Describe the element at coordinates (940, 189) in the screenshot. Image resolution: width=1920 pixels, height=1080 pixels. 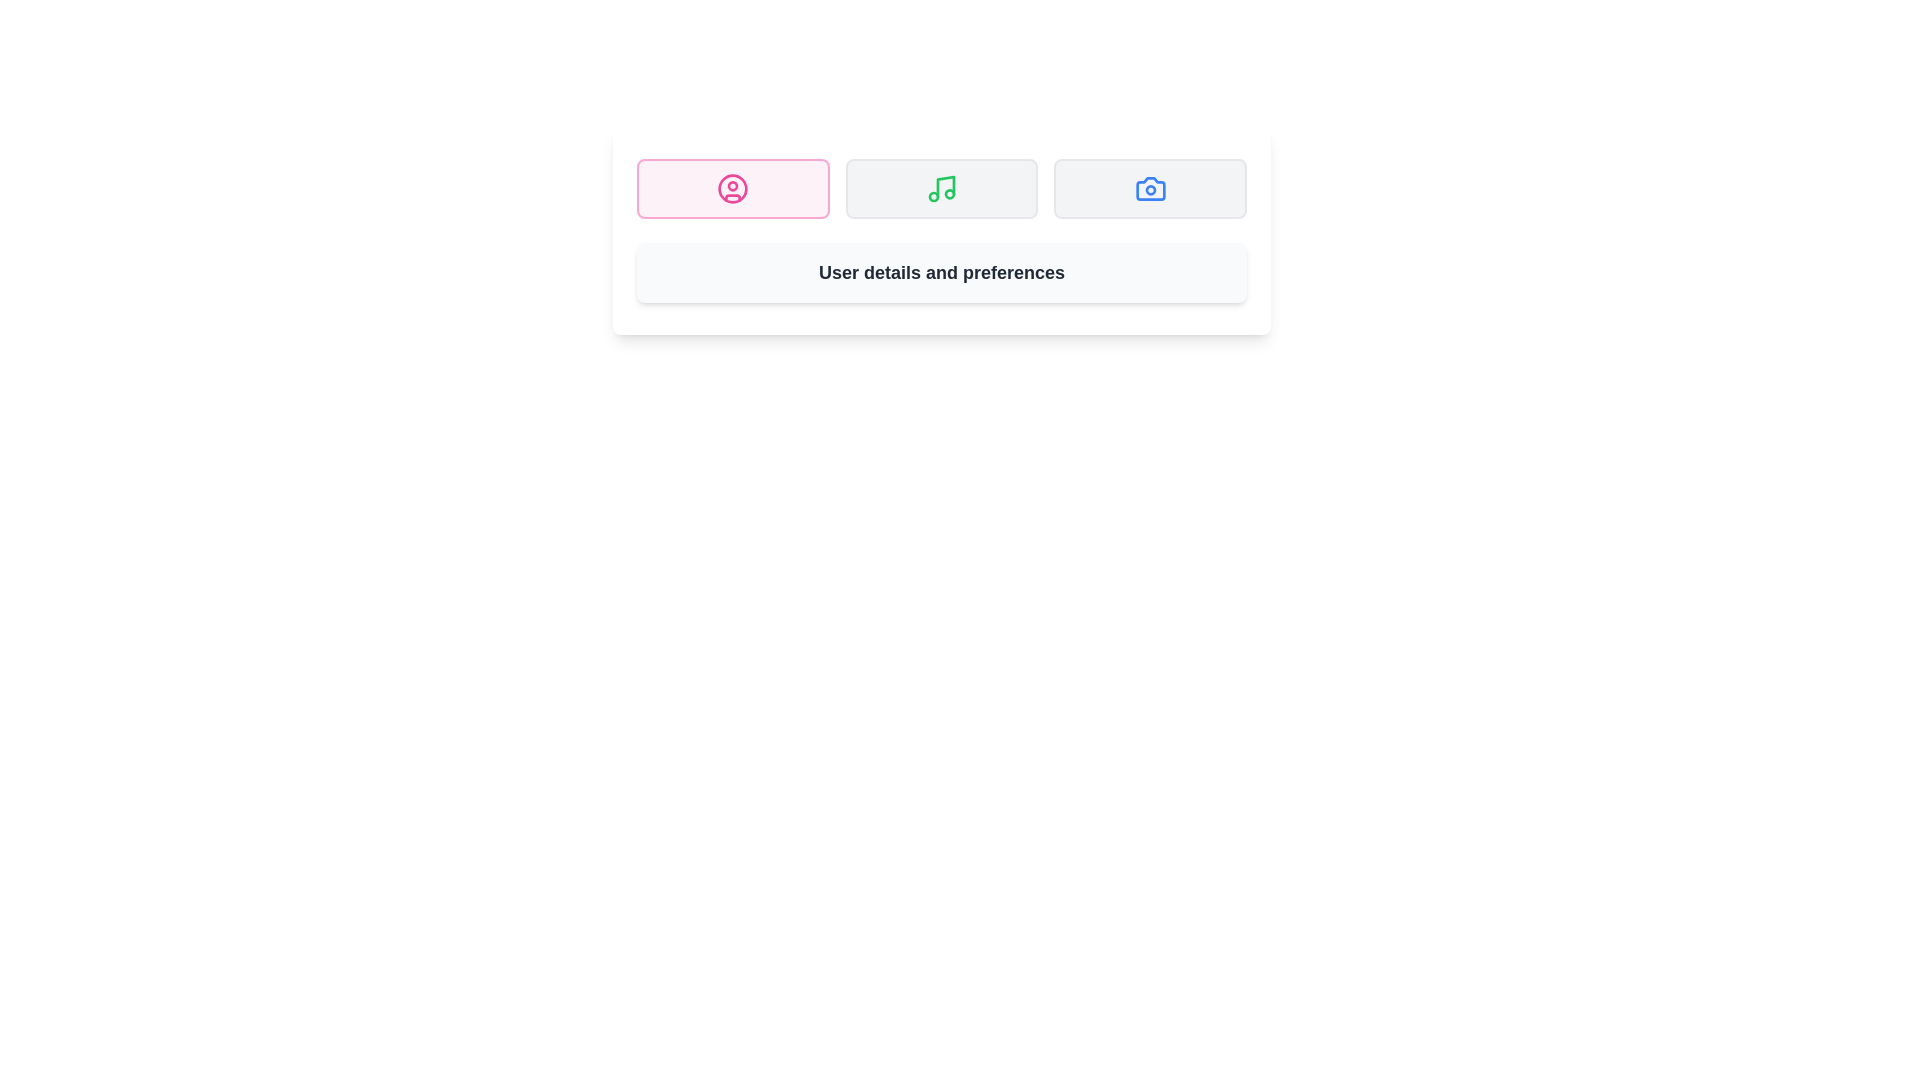
I see `the tab button corresponding to Music` at that location.